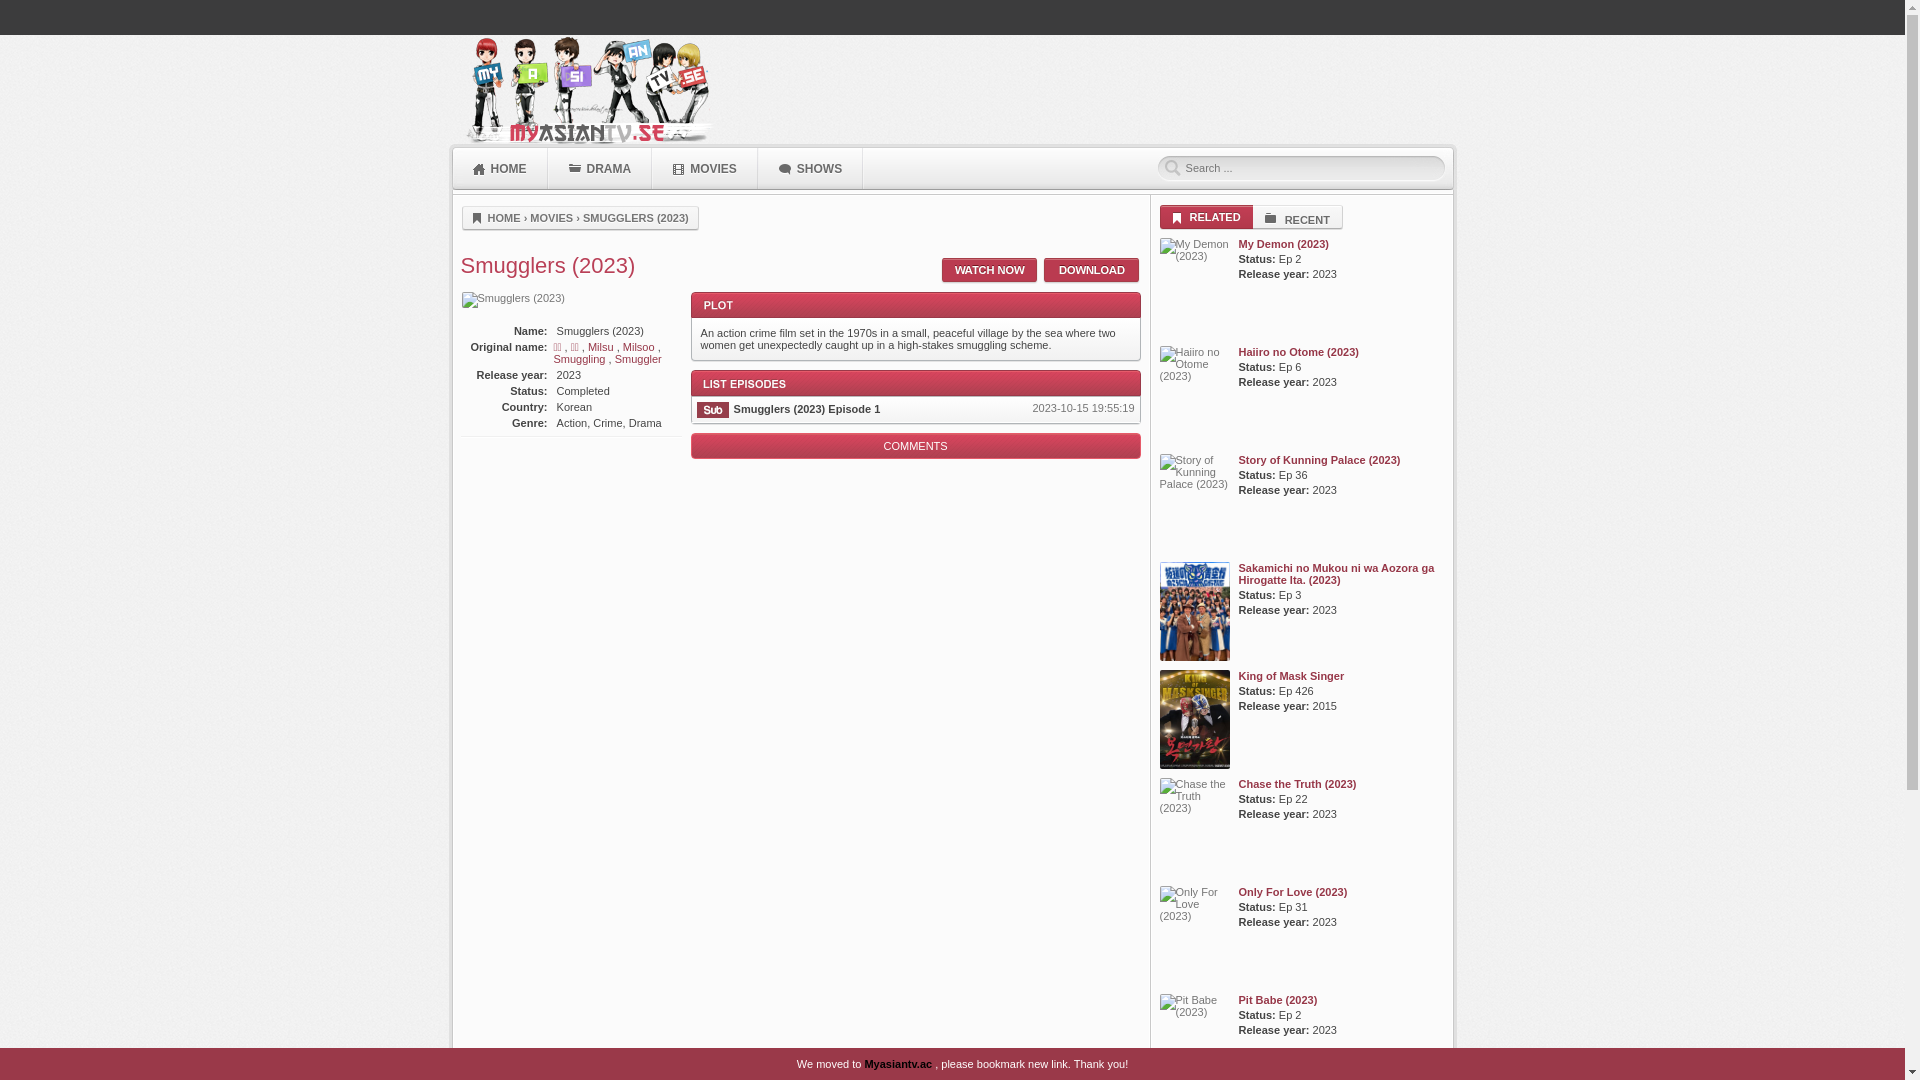  What do you see at coordinates (1276, 999) in the screenshot?
I see `'Pit Babe (2023)'` at bounding box center [1276, 999].